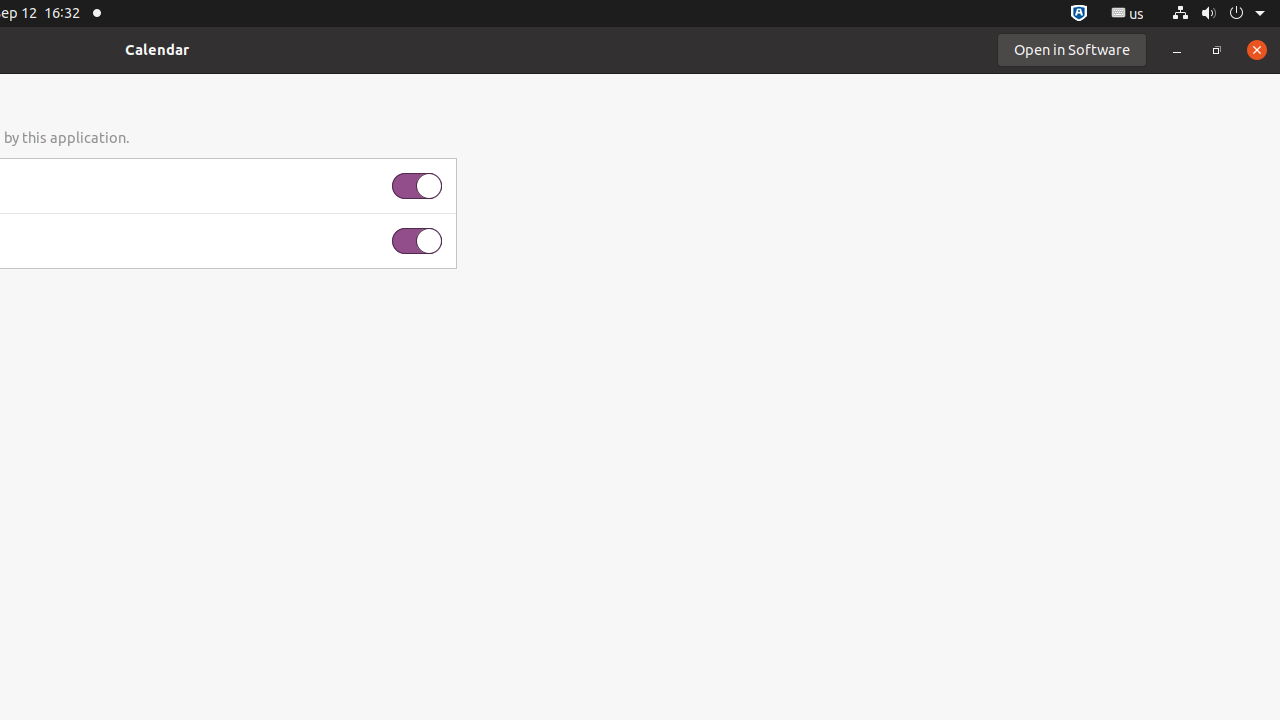  What do you see at coordinates (1255, 48) in the screenshot?
I see `'Close'` at bounding box center [1255, 48].